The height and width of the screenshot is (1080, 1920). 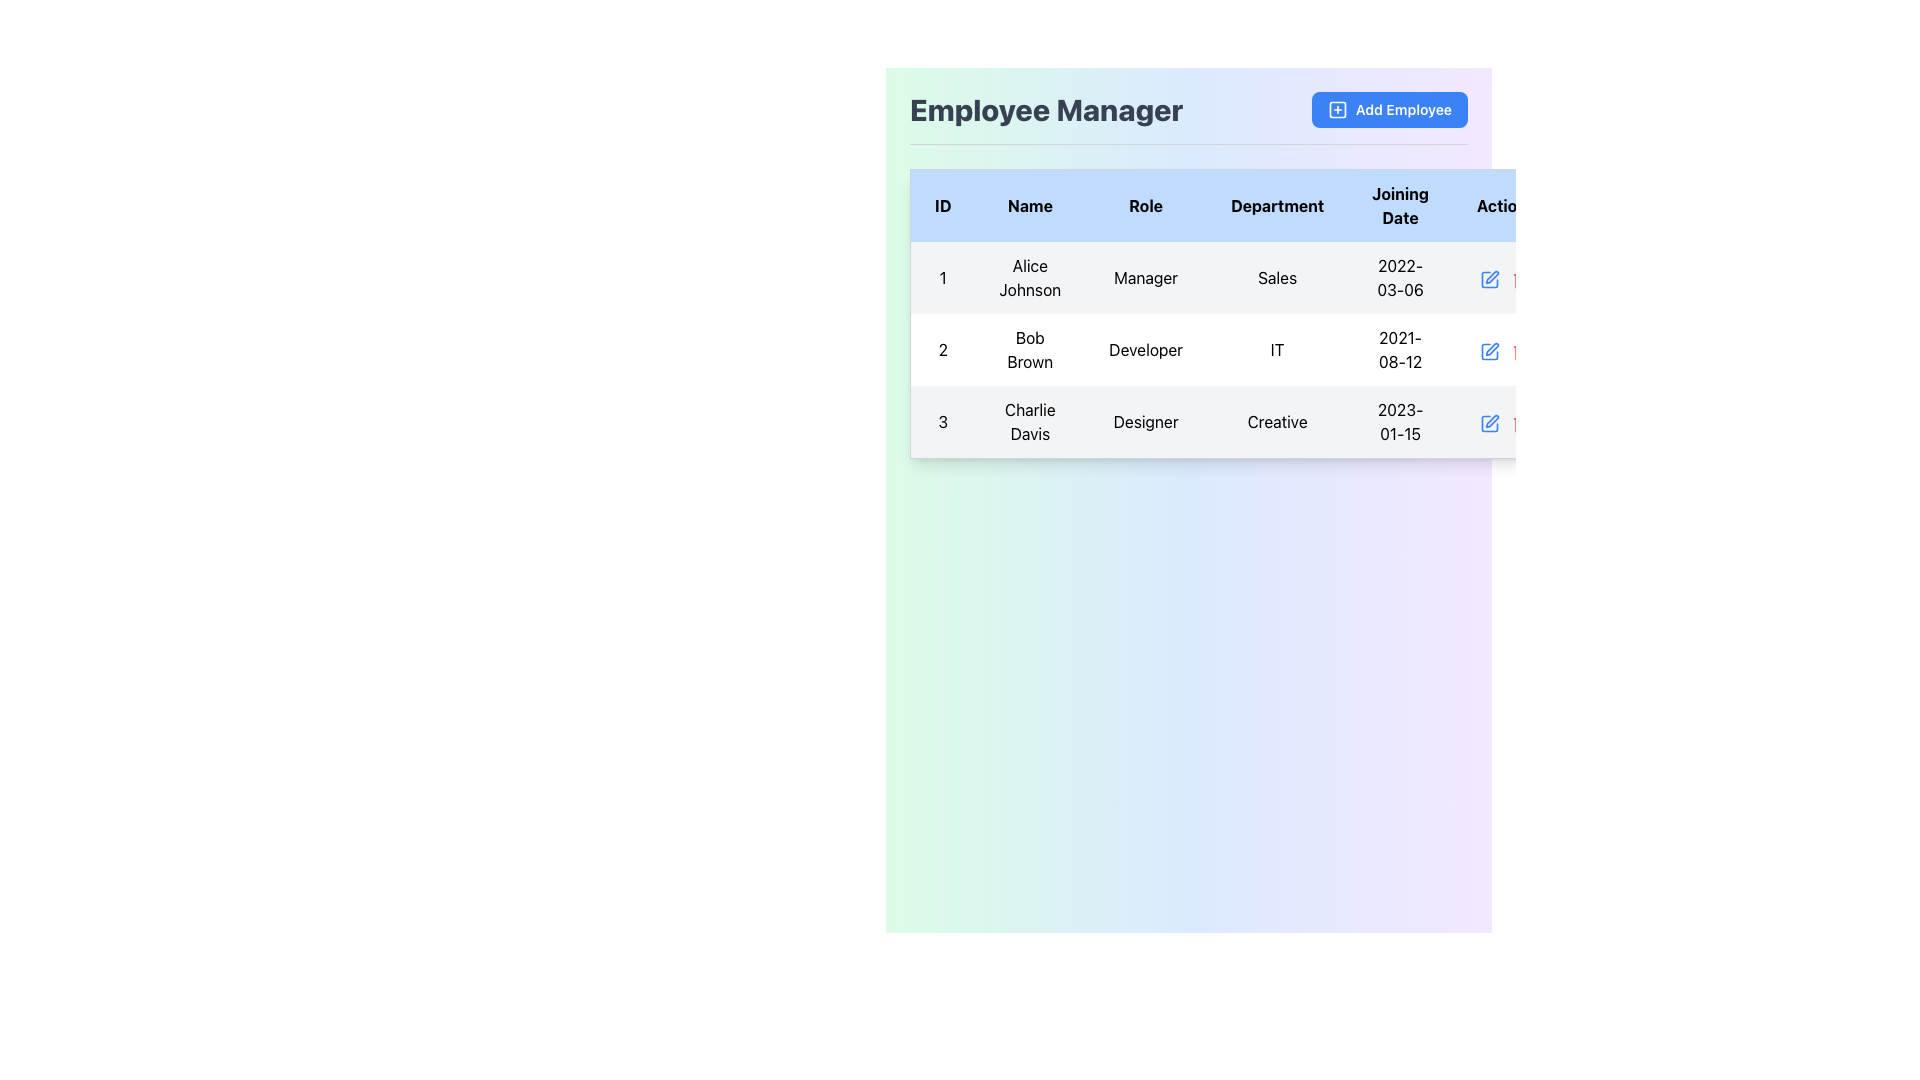 I want to click on text label indicating the role of 'Charlie Davis' located in the third row of the 'Role' column in the table, so click(x=1146, y=421).